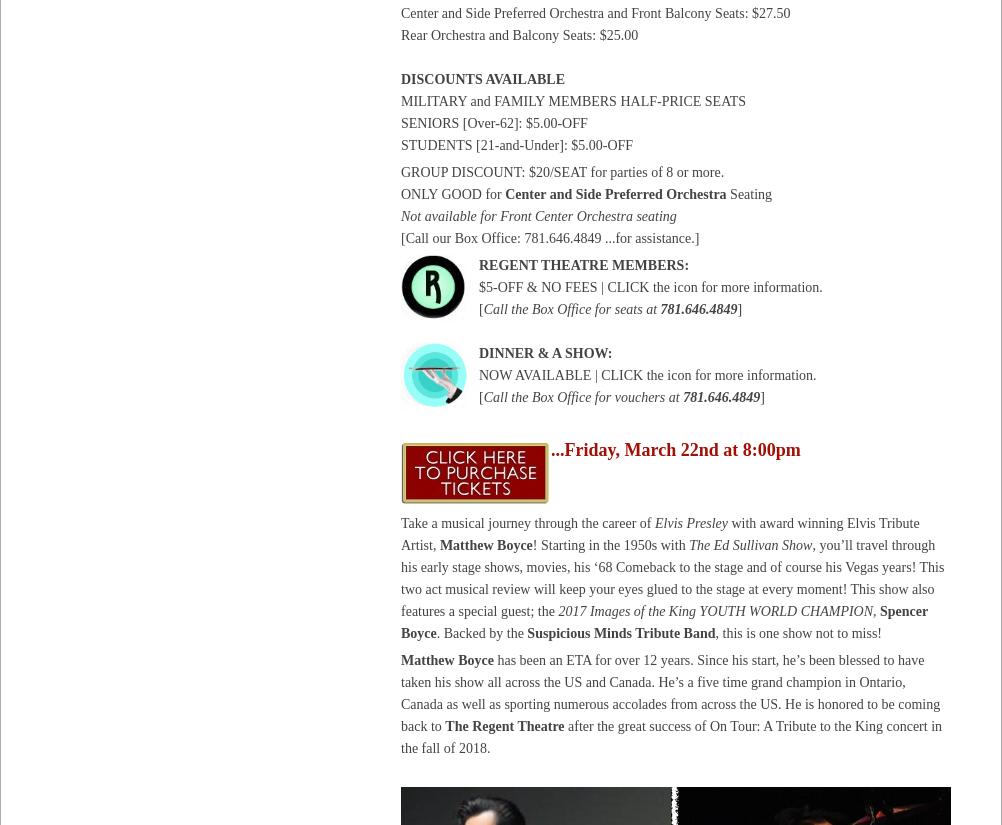 The width and height of the screenshot is (1002, 825). Describe the element at coordinates (504, 725) in the screenshot. I see `'The Regent Theatre'` at that location.